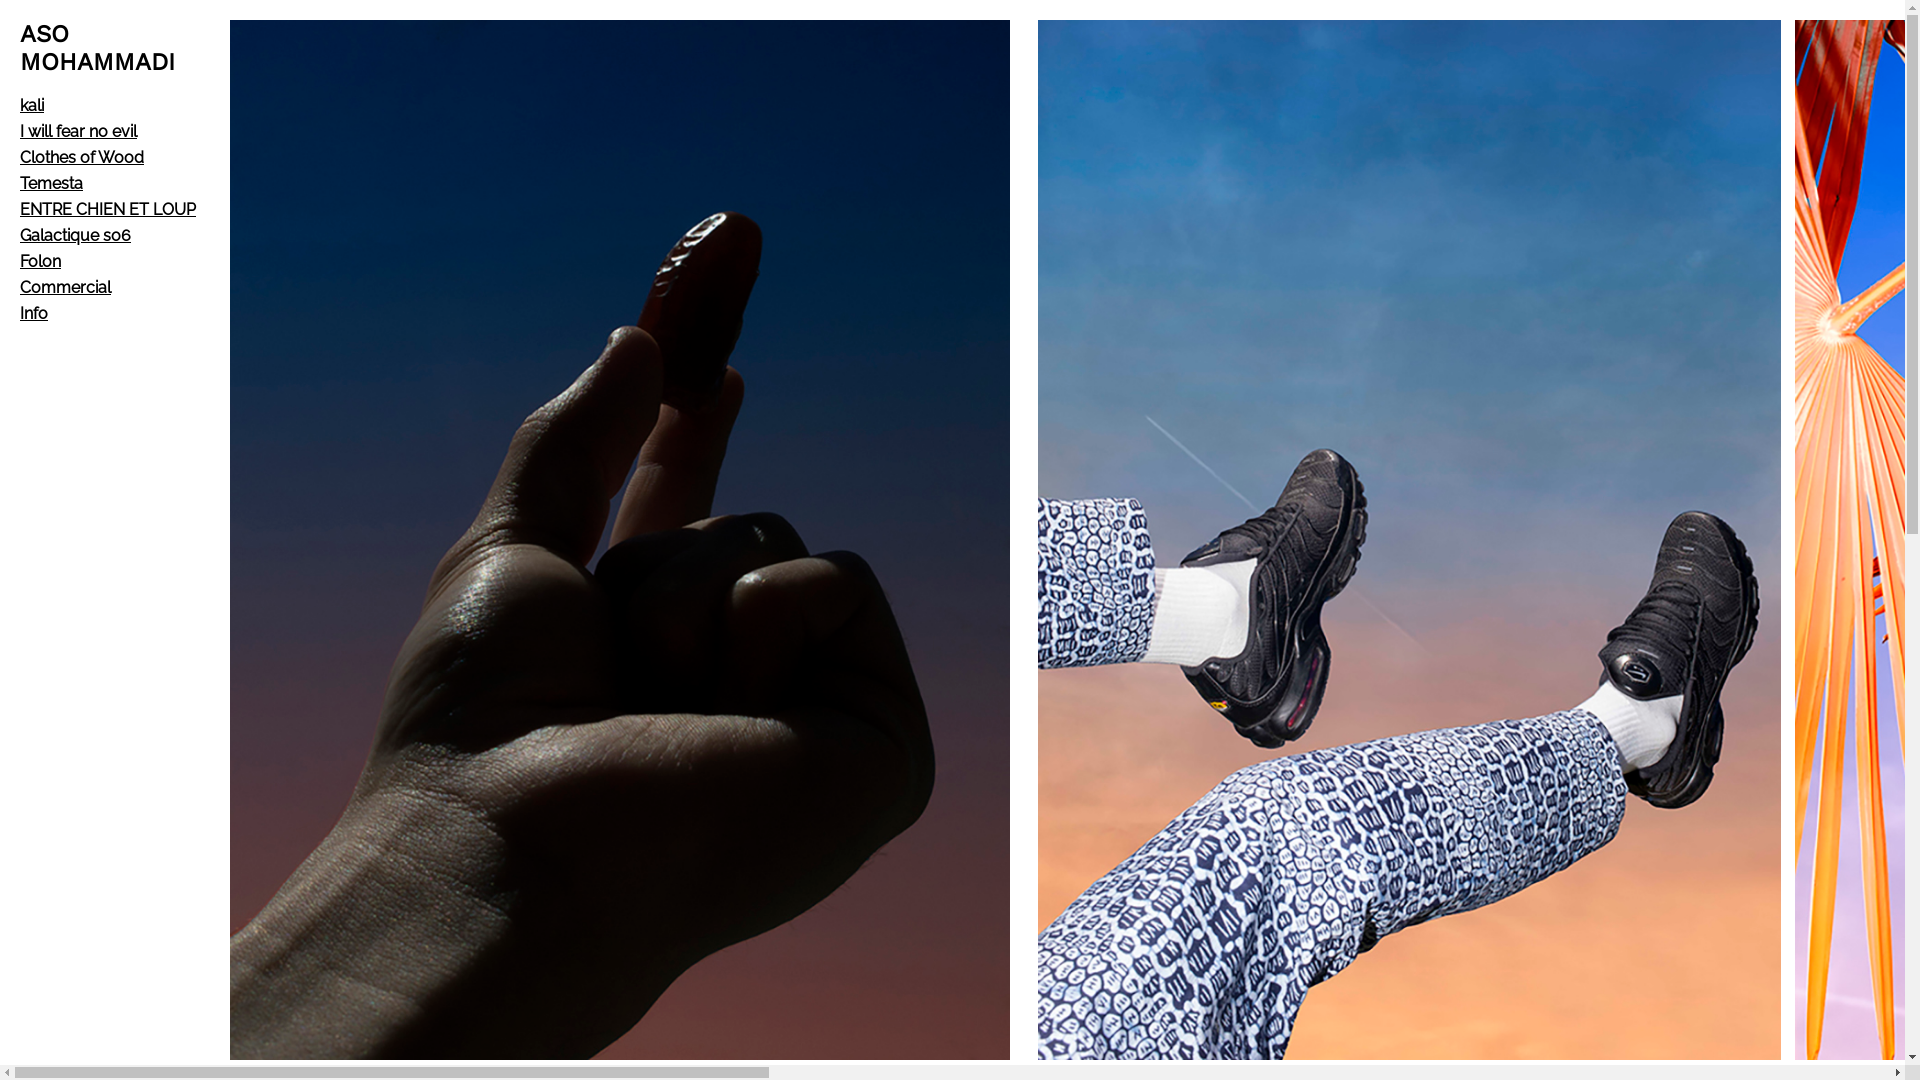 Image resolution: width=1920 pixels, height=1080 pixels. I want to click on 'I will fear no evil', so click(78, 131).